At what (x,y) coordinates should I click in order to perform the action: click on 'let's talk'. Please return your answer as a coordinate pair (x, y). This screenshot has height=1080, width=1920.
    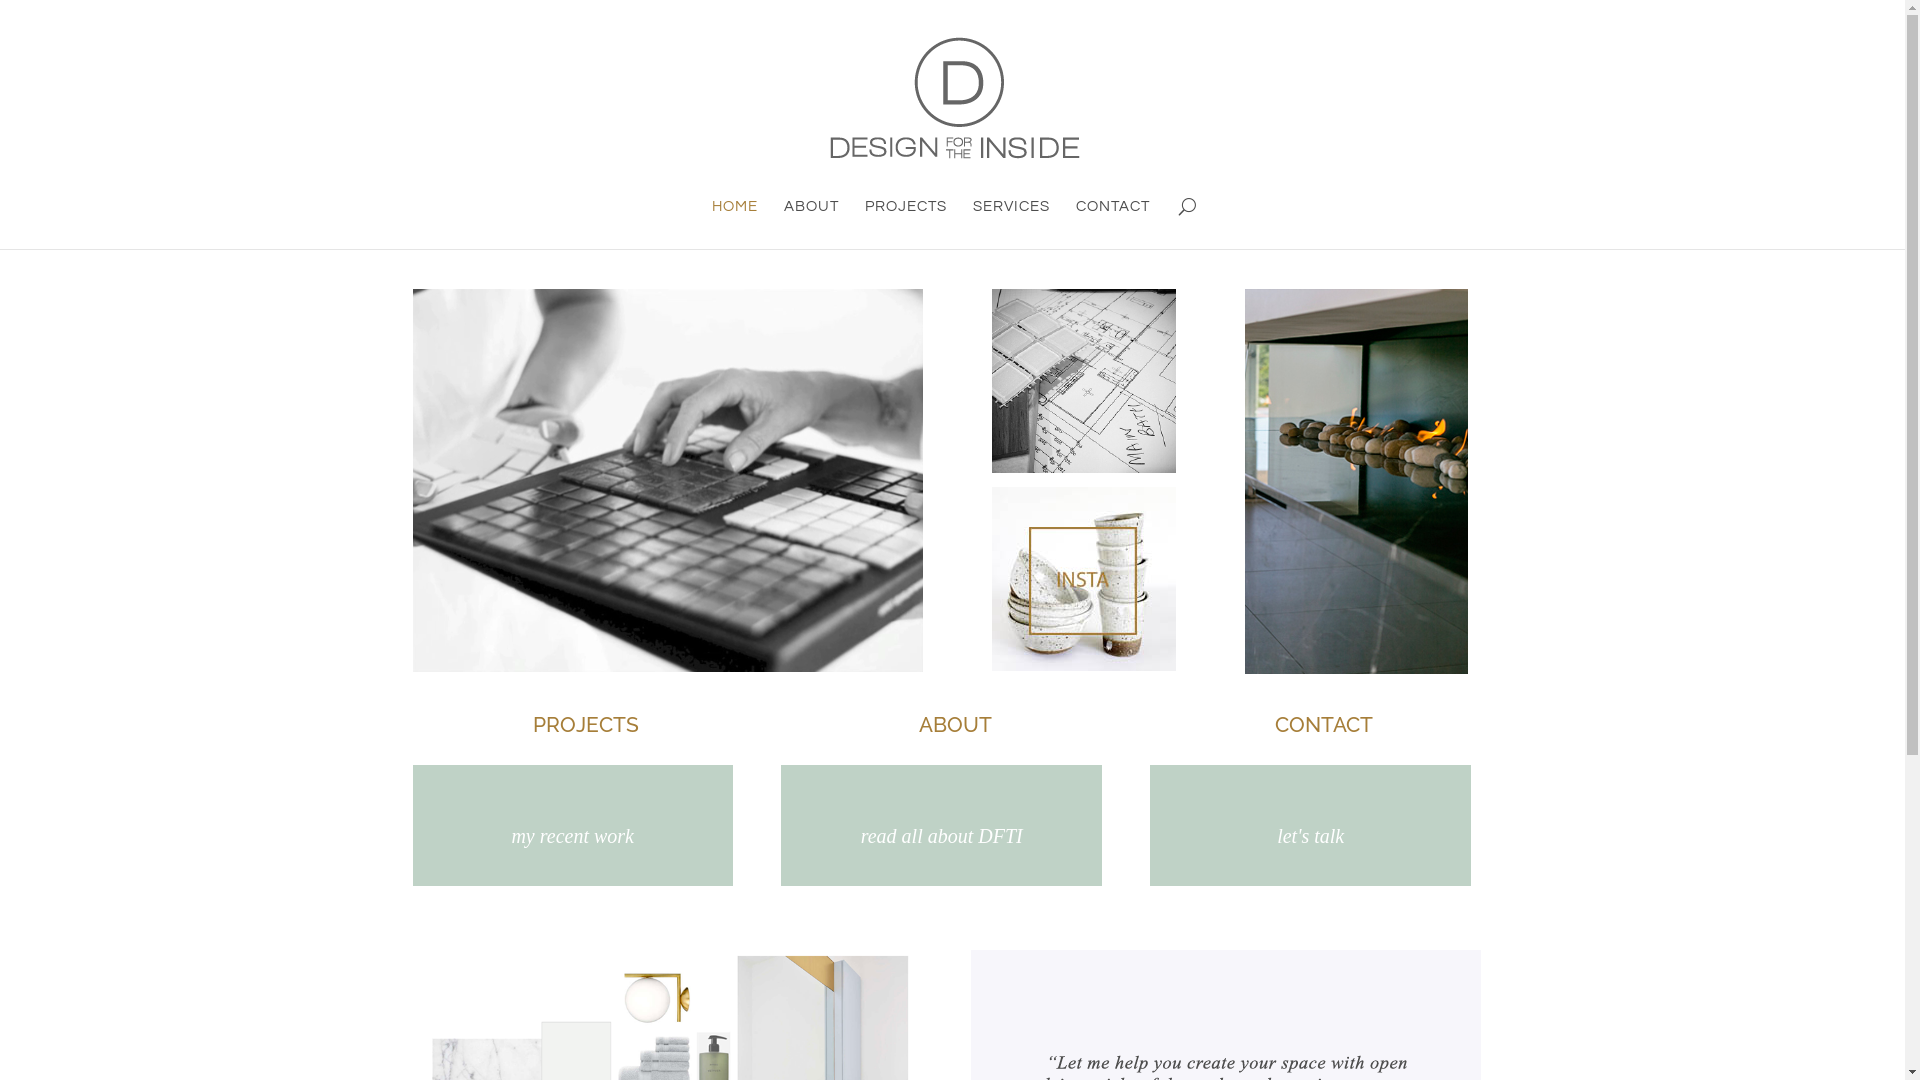
    Looking at the image, I should click on (1310, 836).